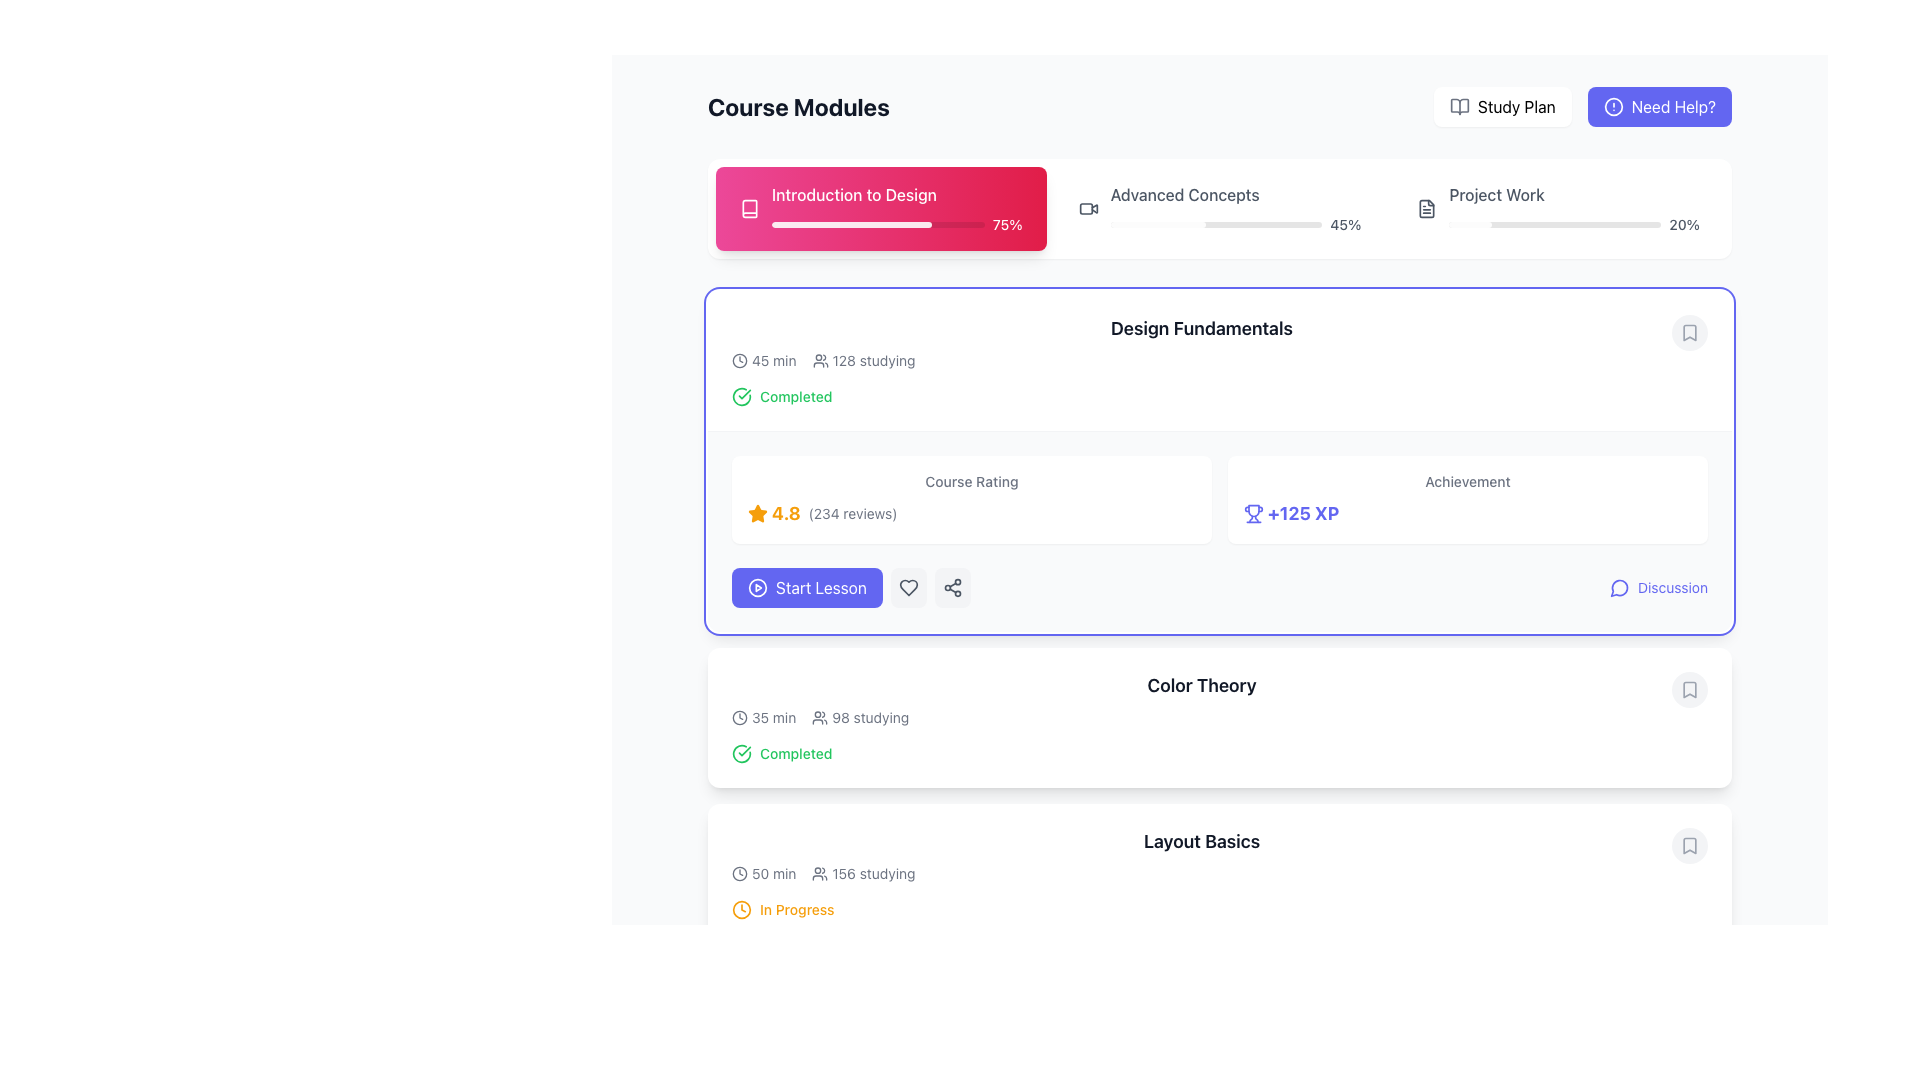 The width and height of the screenshot is (1920, 1080). I want to click on the progress visually conveyed by the progress indicator segment representing 75% completion within the 'Introduction to Design' module card, so click(851, 224).